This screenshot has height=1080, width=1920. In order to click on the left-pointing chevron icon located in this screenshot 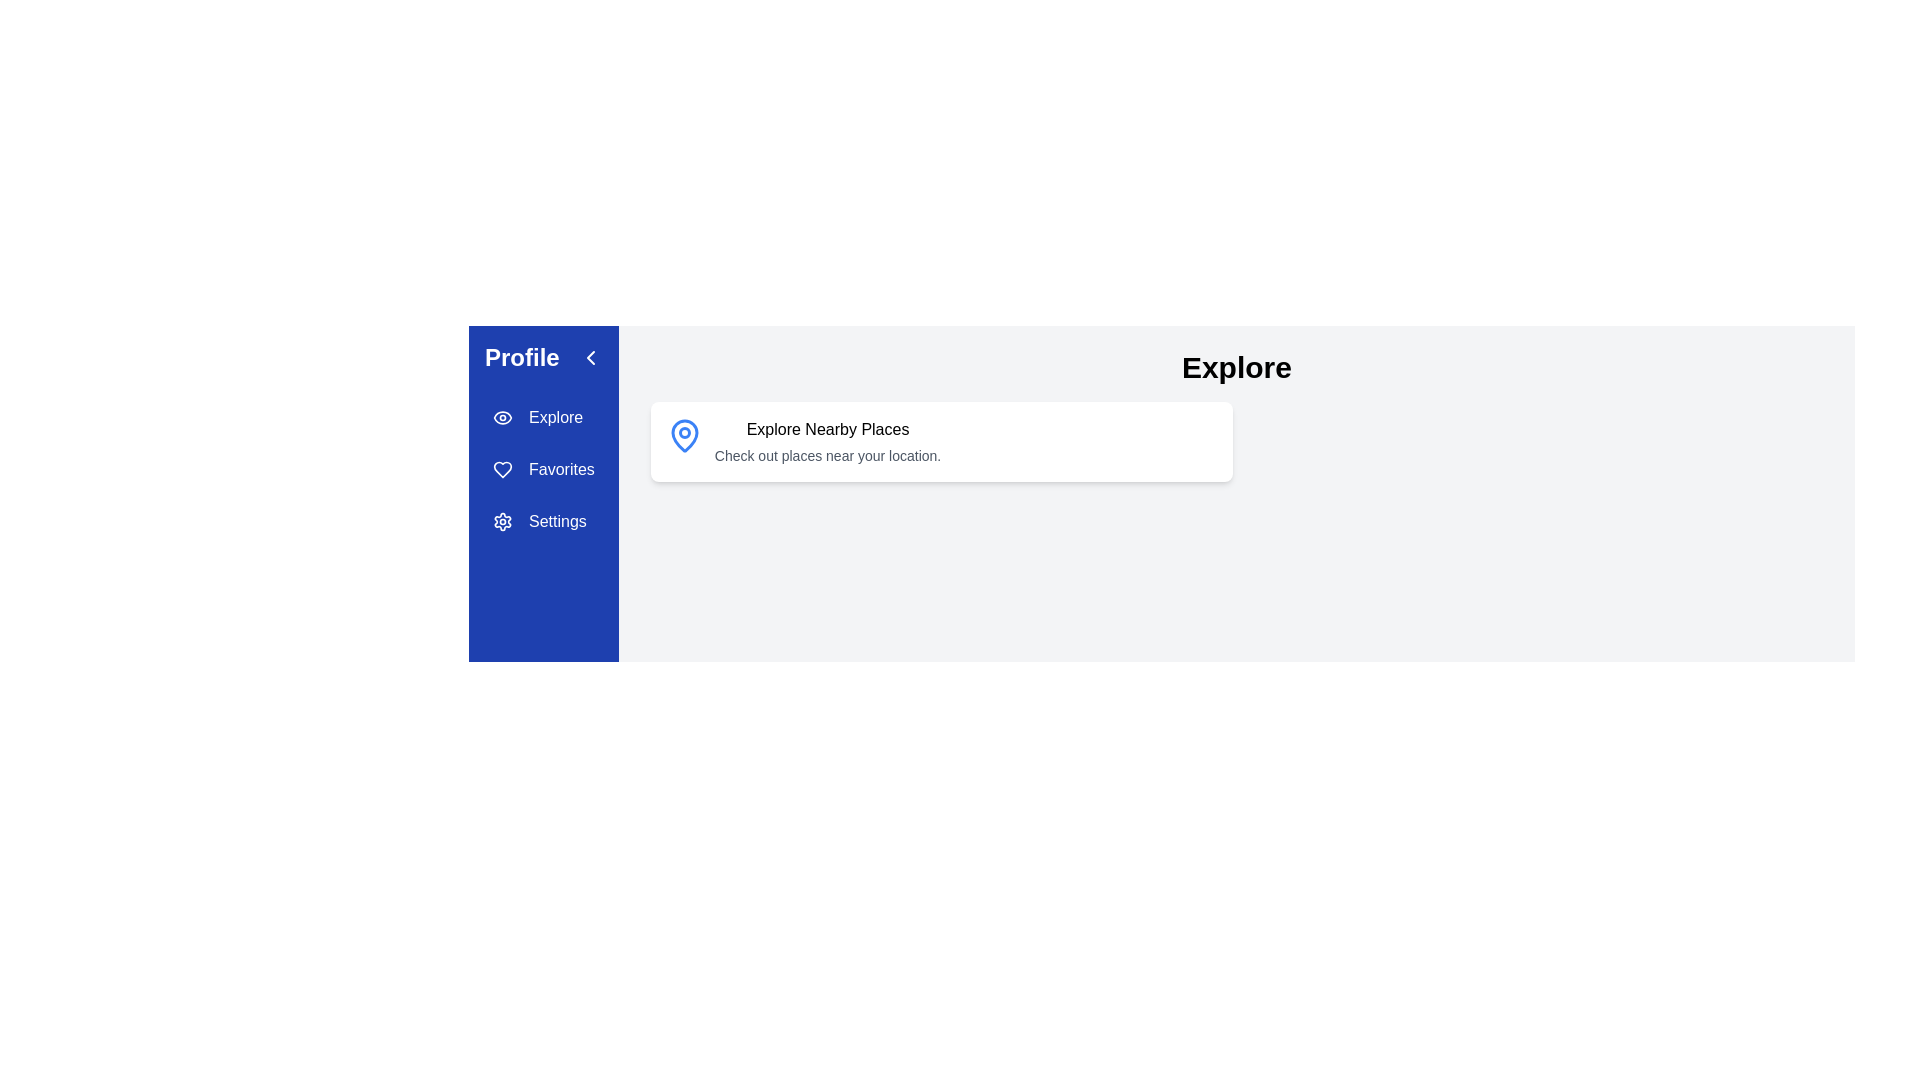, I will do `click(589, 357)`.